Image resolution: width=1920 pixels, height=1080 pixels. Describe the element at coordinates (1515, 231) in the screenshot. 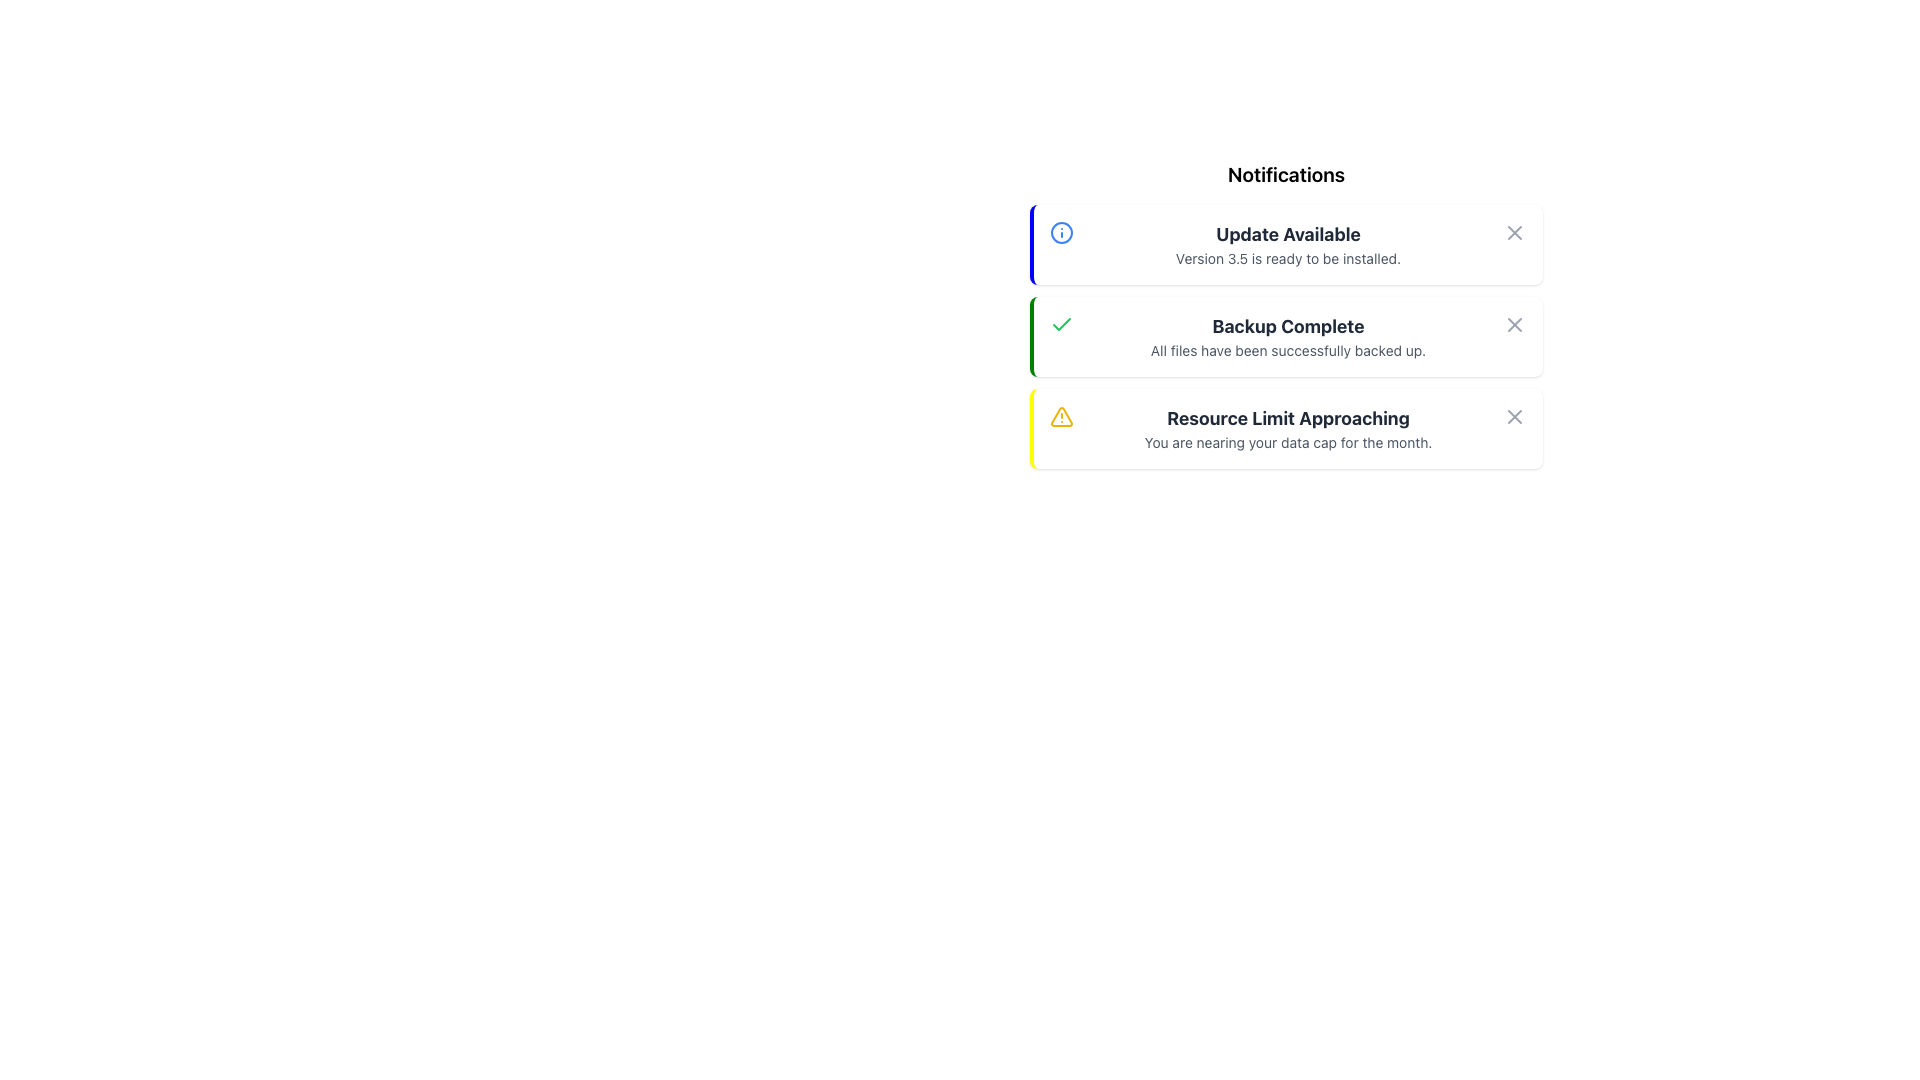

I see `the small cross icon button located at the far right of the 'Update Available' notification panel` at that location.